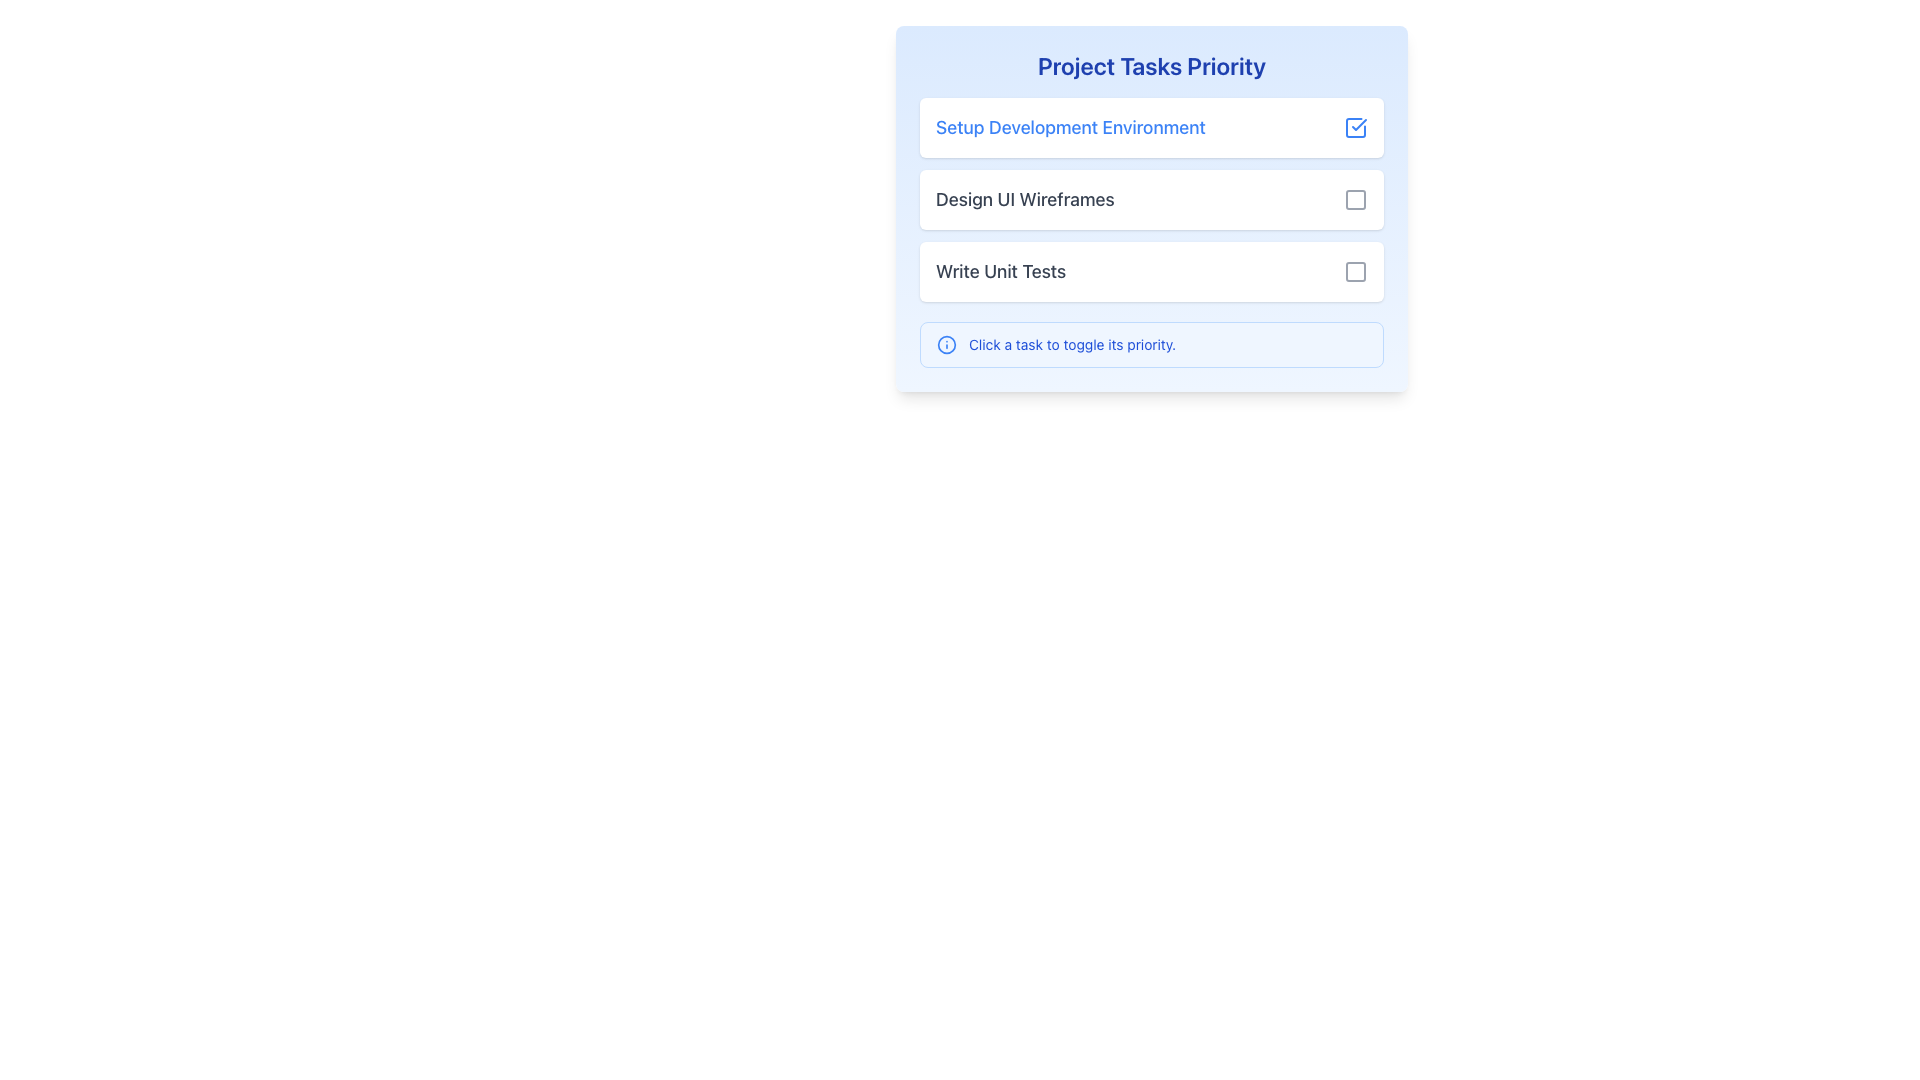 The image size is (1920, 1080). I want to click on the graphical button used to toggle settings related to the task 'Write Unit Tests', located to the right of the task in the displayed task list, so click(1356, 272).